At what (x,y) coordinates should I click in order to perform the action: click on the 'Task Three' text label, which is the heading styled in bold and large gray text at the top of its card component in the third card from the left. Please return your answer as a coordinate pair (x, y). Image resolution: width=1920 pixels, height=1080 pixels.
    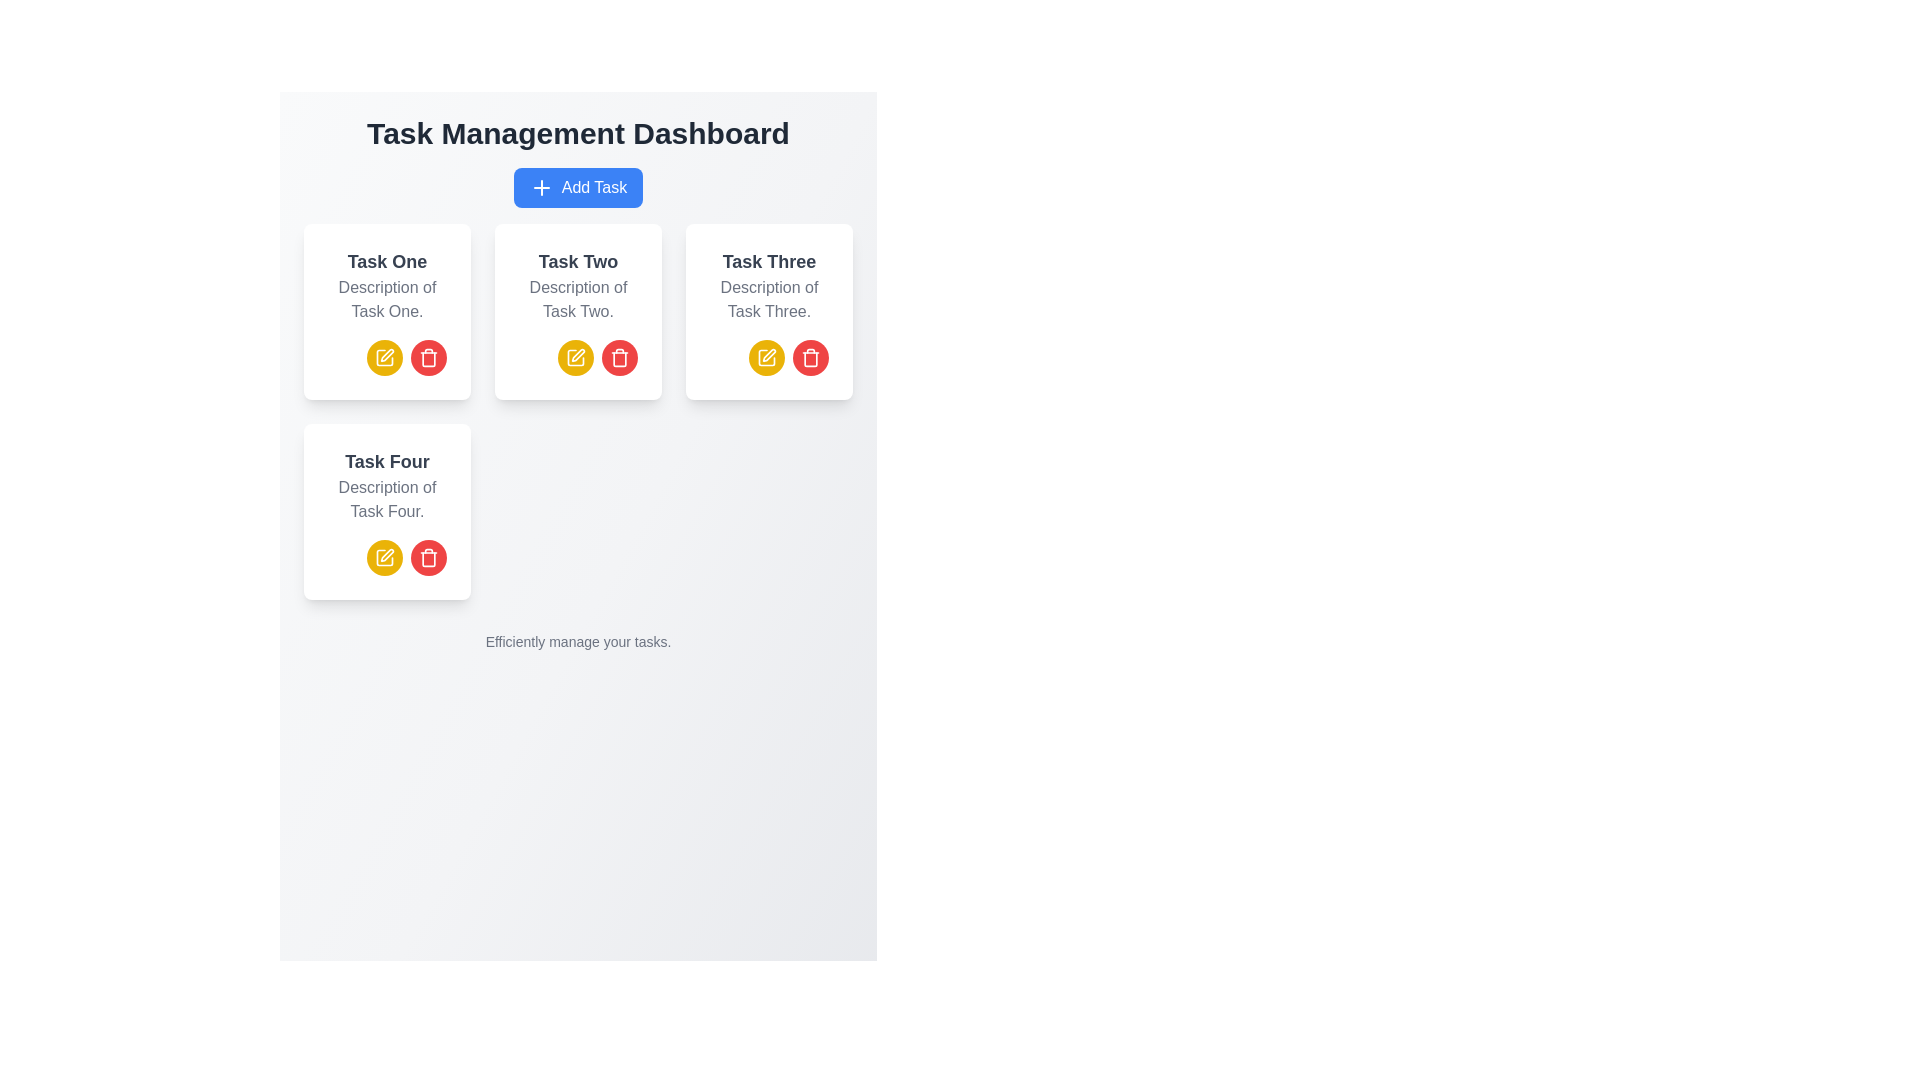
    Looking at the image, I should click on (768, 261).